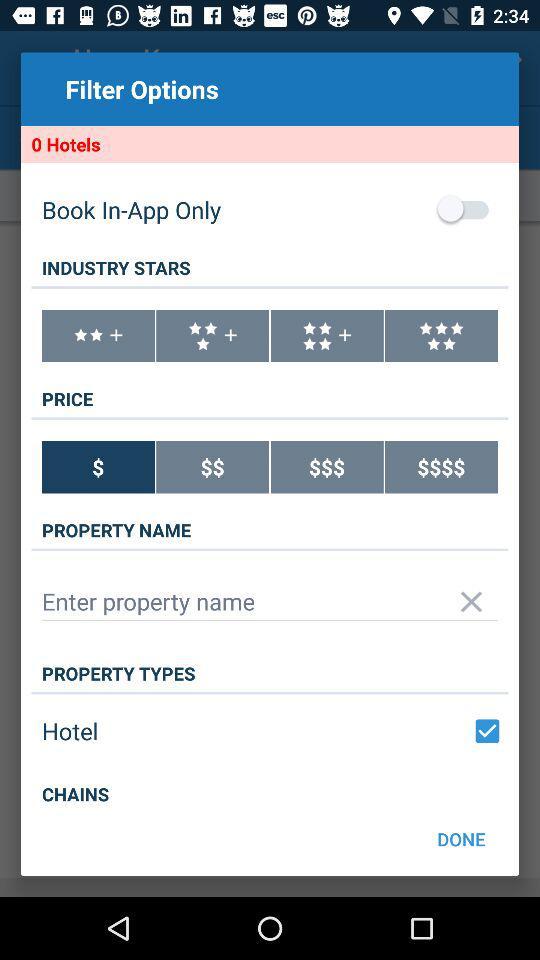 The height and width of the screenshot is (960, 540). What do you see at coordinates (441, 336) in the screenshot?
I see `rate 5 stars` at bounding box center [441, 336].